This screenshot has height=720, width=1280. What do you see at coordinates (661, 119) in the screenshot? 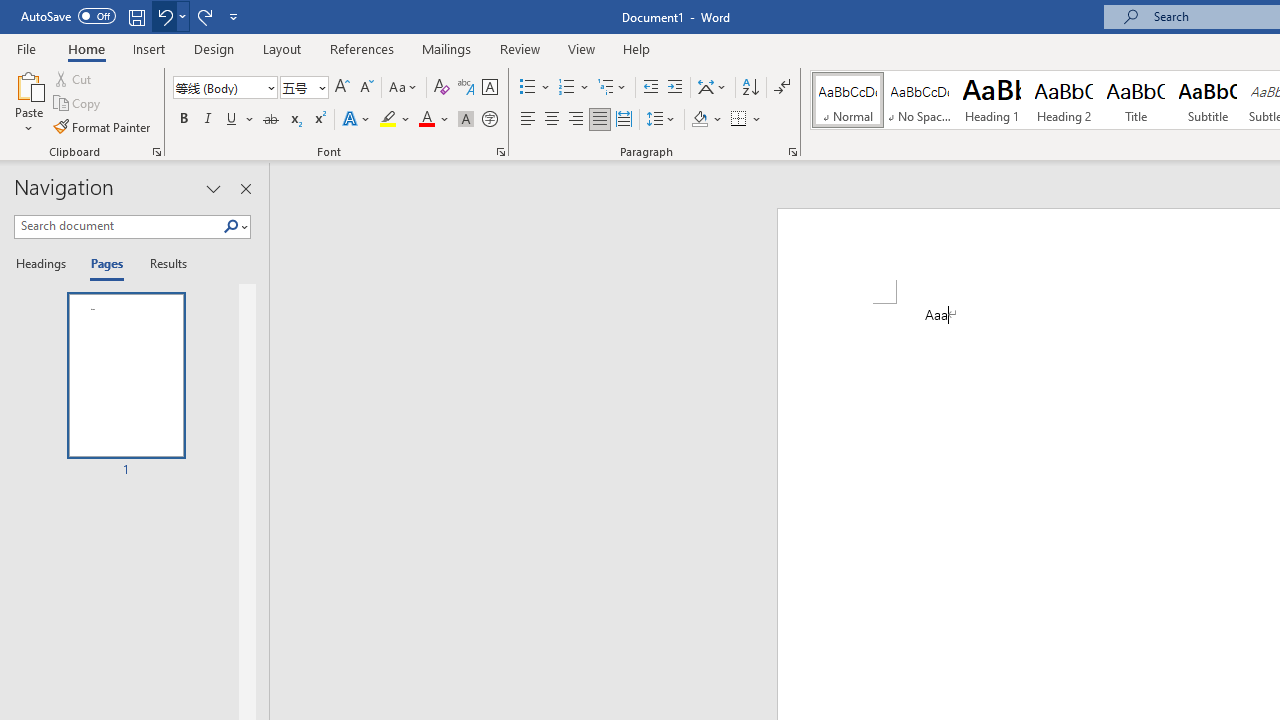
I see `'Line and Paragraph Spacing'` at bounding box center [661, 119].